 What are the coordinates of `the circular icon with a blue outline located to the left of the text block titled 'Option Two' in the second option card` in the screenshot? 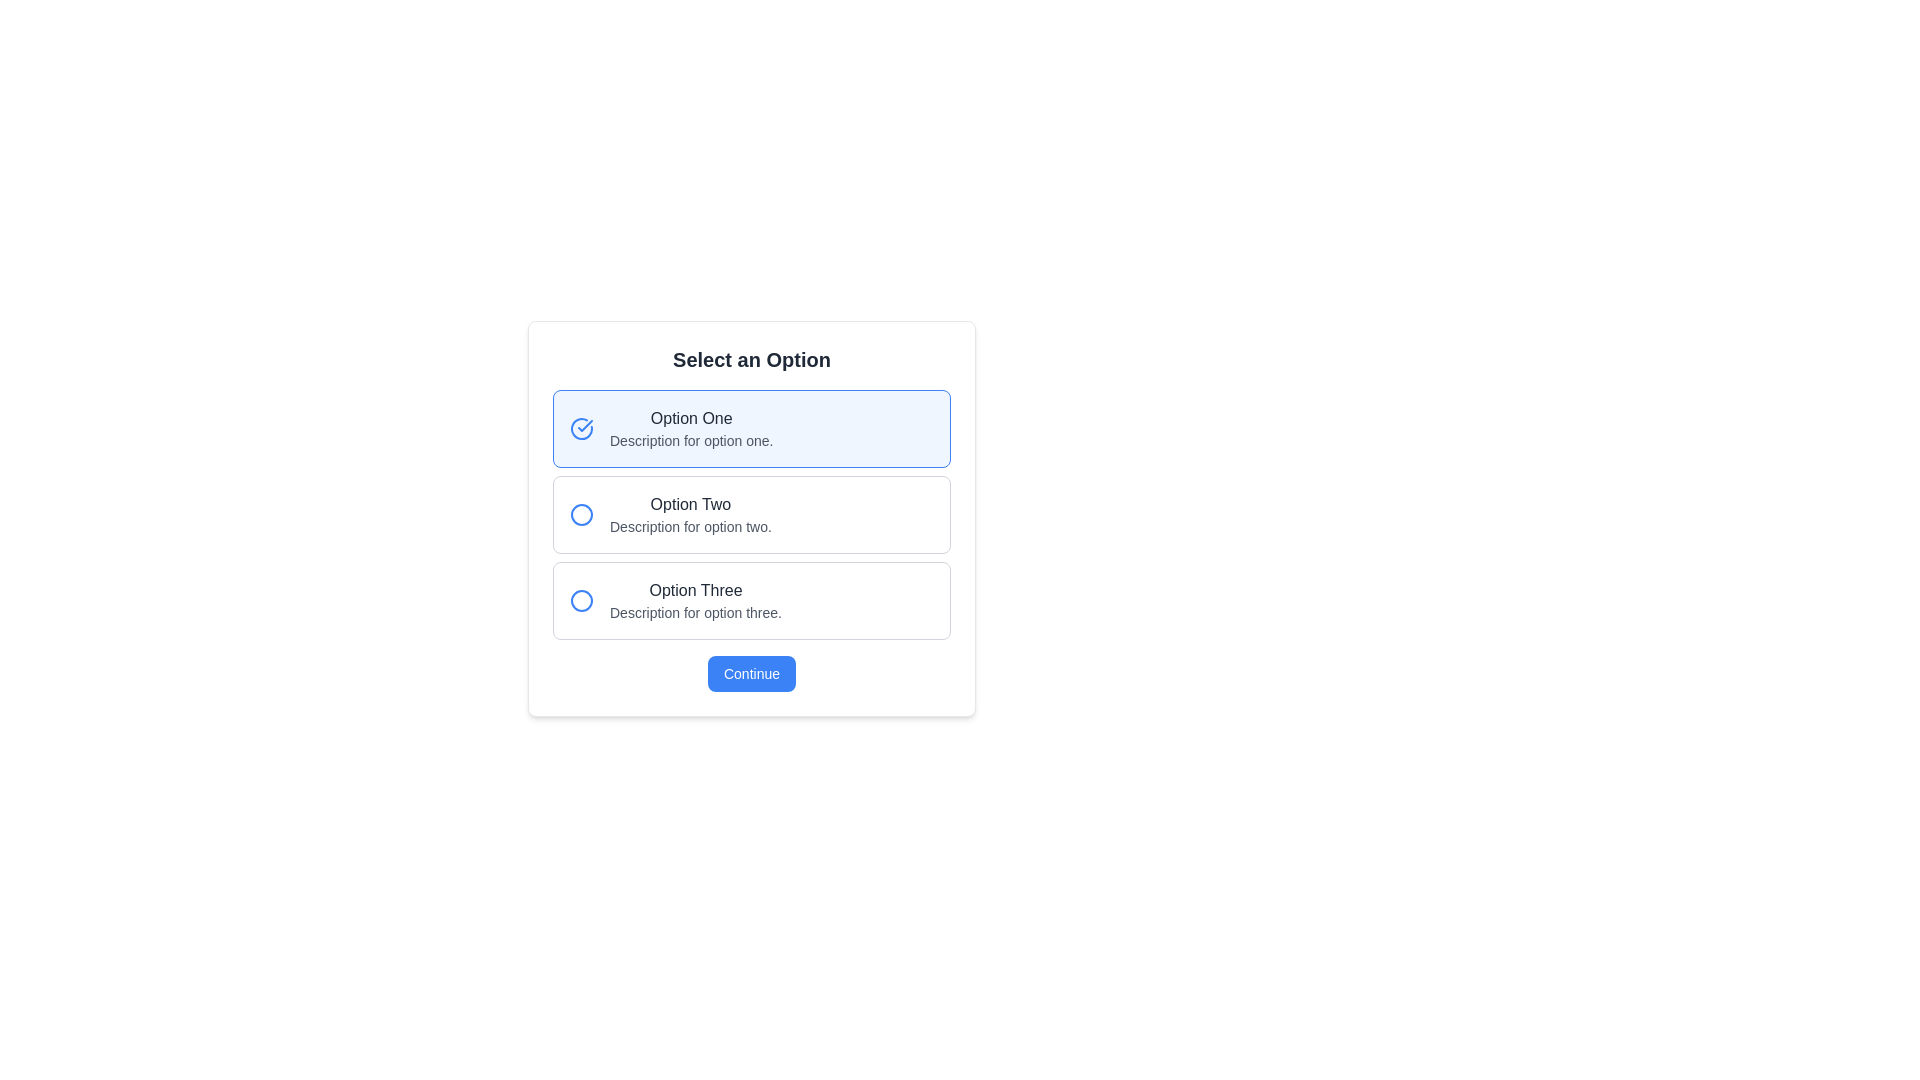 It's located at (580, 514).